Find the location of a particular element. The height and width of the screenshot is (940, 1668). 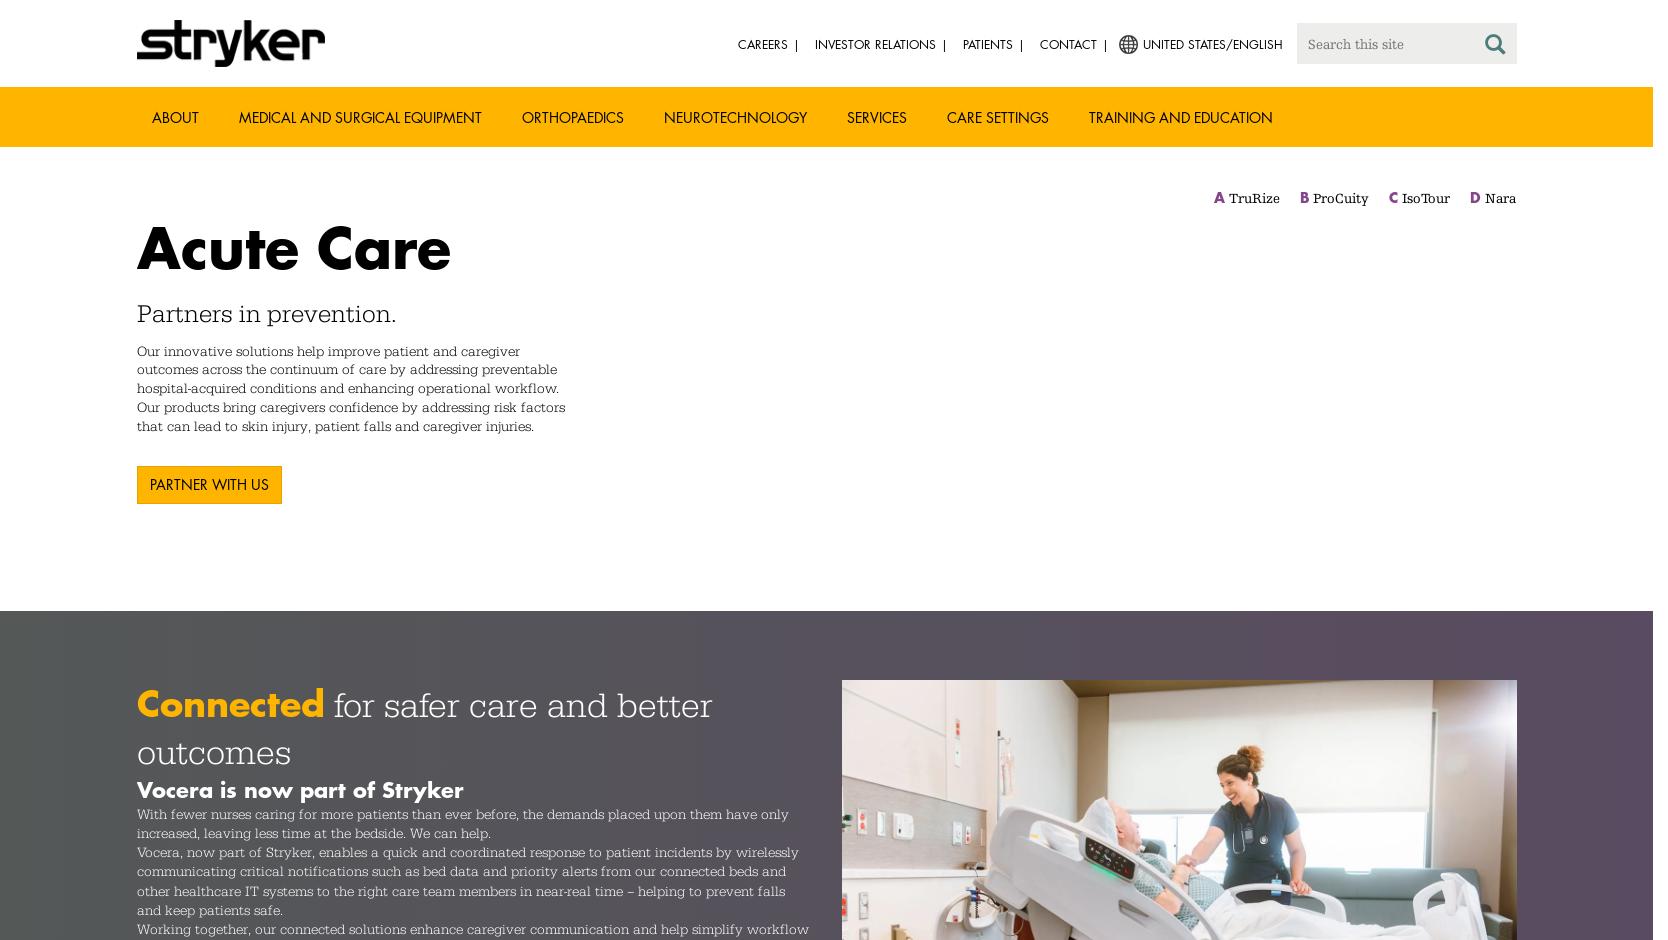

'IsoTour' is located at coordinates (1397, 196).